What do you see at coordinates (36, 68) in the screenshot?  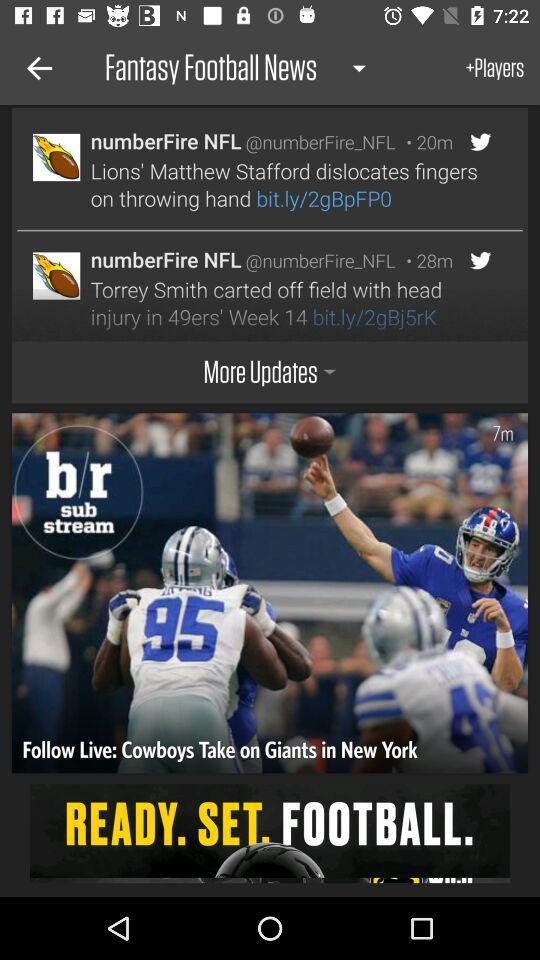 I see `the icon next to fantasy football news` at bounding box center [36, 68].